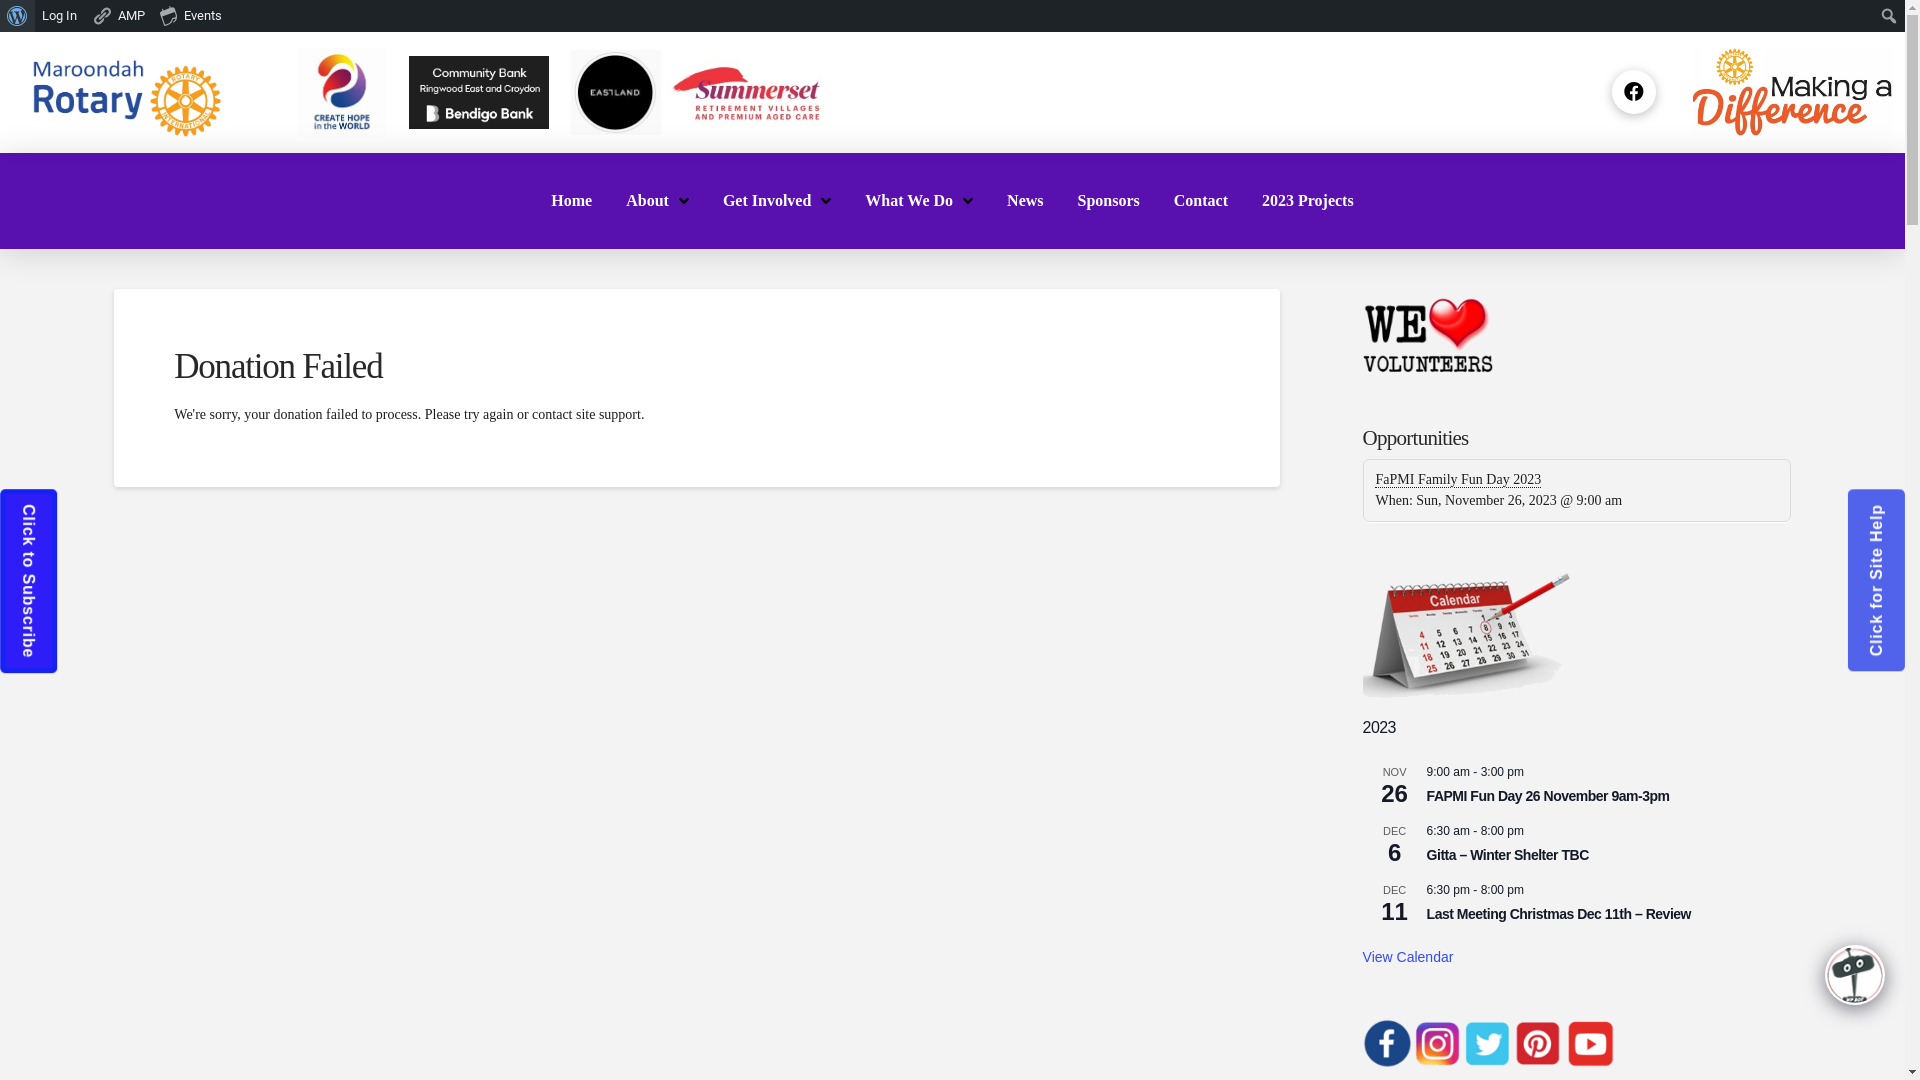 This screenshot has width=1920, height=1080. I want to click on 'View Calendar', so click(1407, 956).